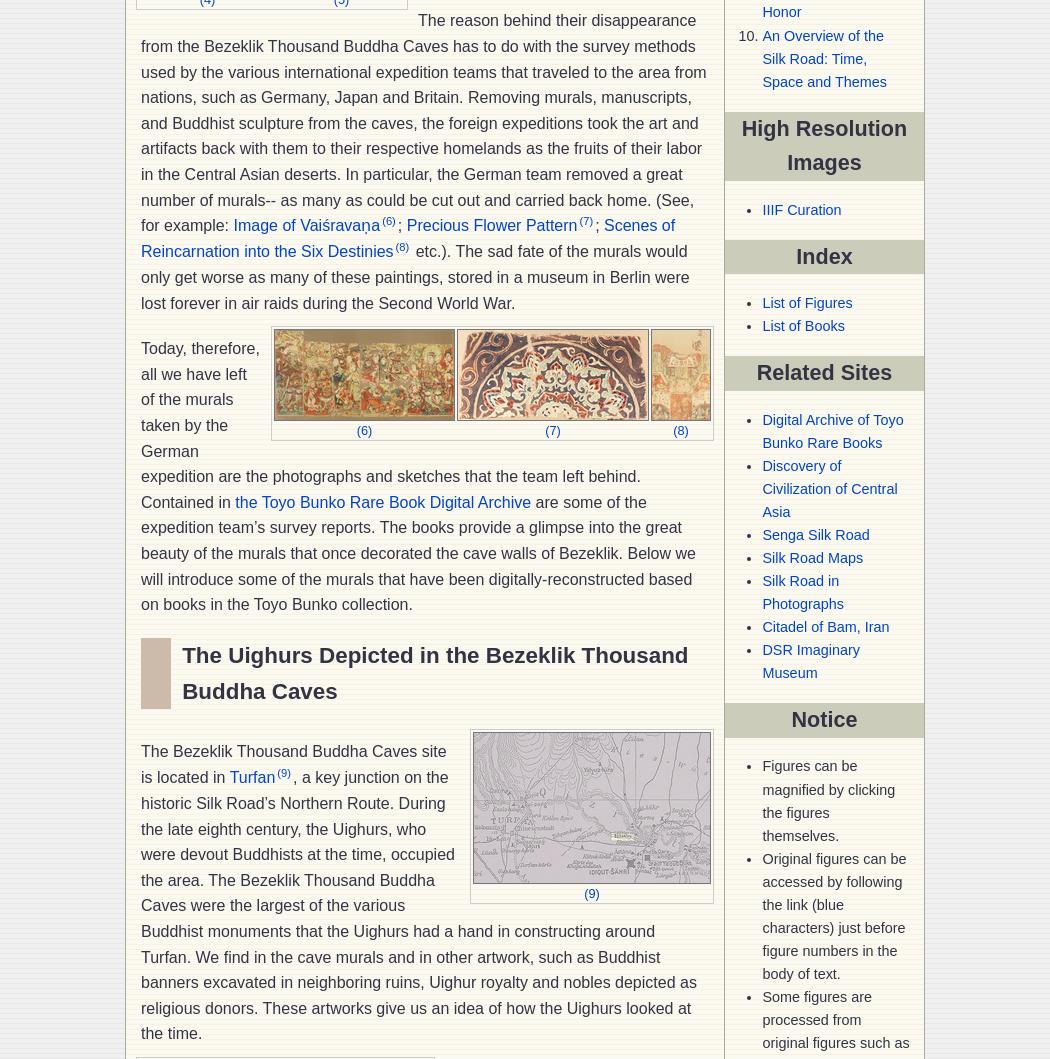 The image size is (1050, 1059). What do you see at coordinates (390, 424) in the screenshot?
I see `'Today, therefore, all we have left of the murals taken by the German expedition are the photographs and sketches that the team left behind. Contained in'` at bounding box center [390, 424].